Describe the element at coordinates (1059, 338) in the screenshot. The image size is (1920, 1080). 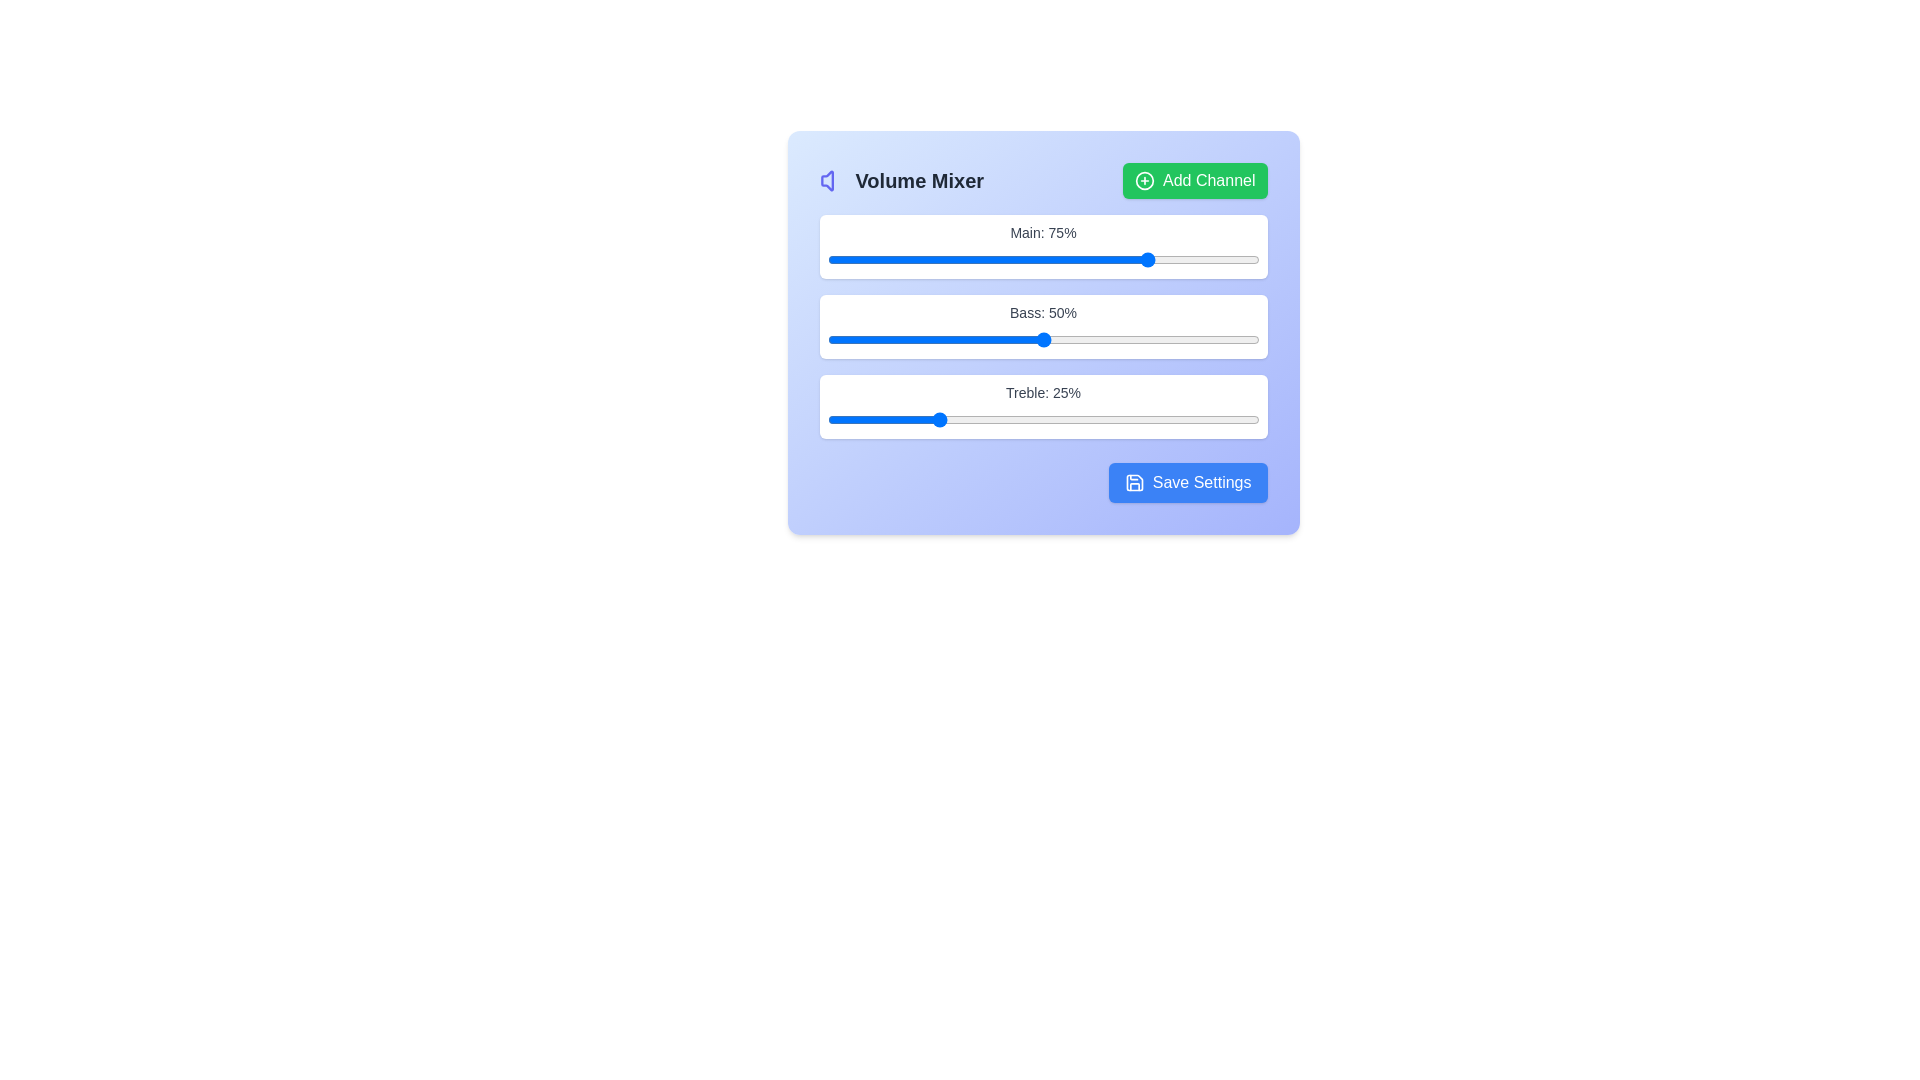
I see `bass level` at that location.